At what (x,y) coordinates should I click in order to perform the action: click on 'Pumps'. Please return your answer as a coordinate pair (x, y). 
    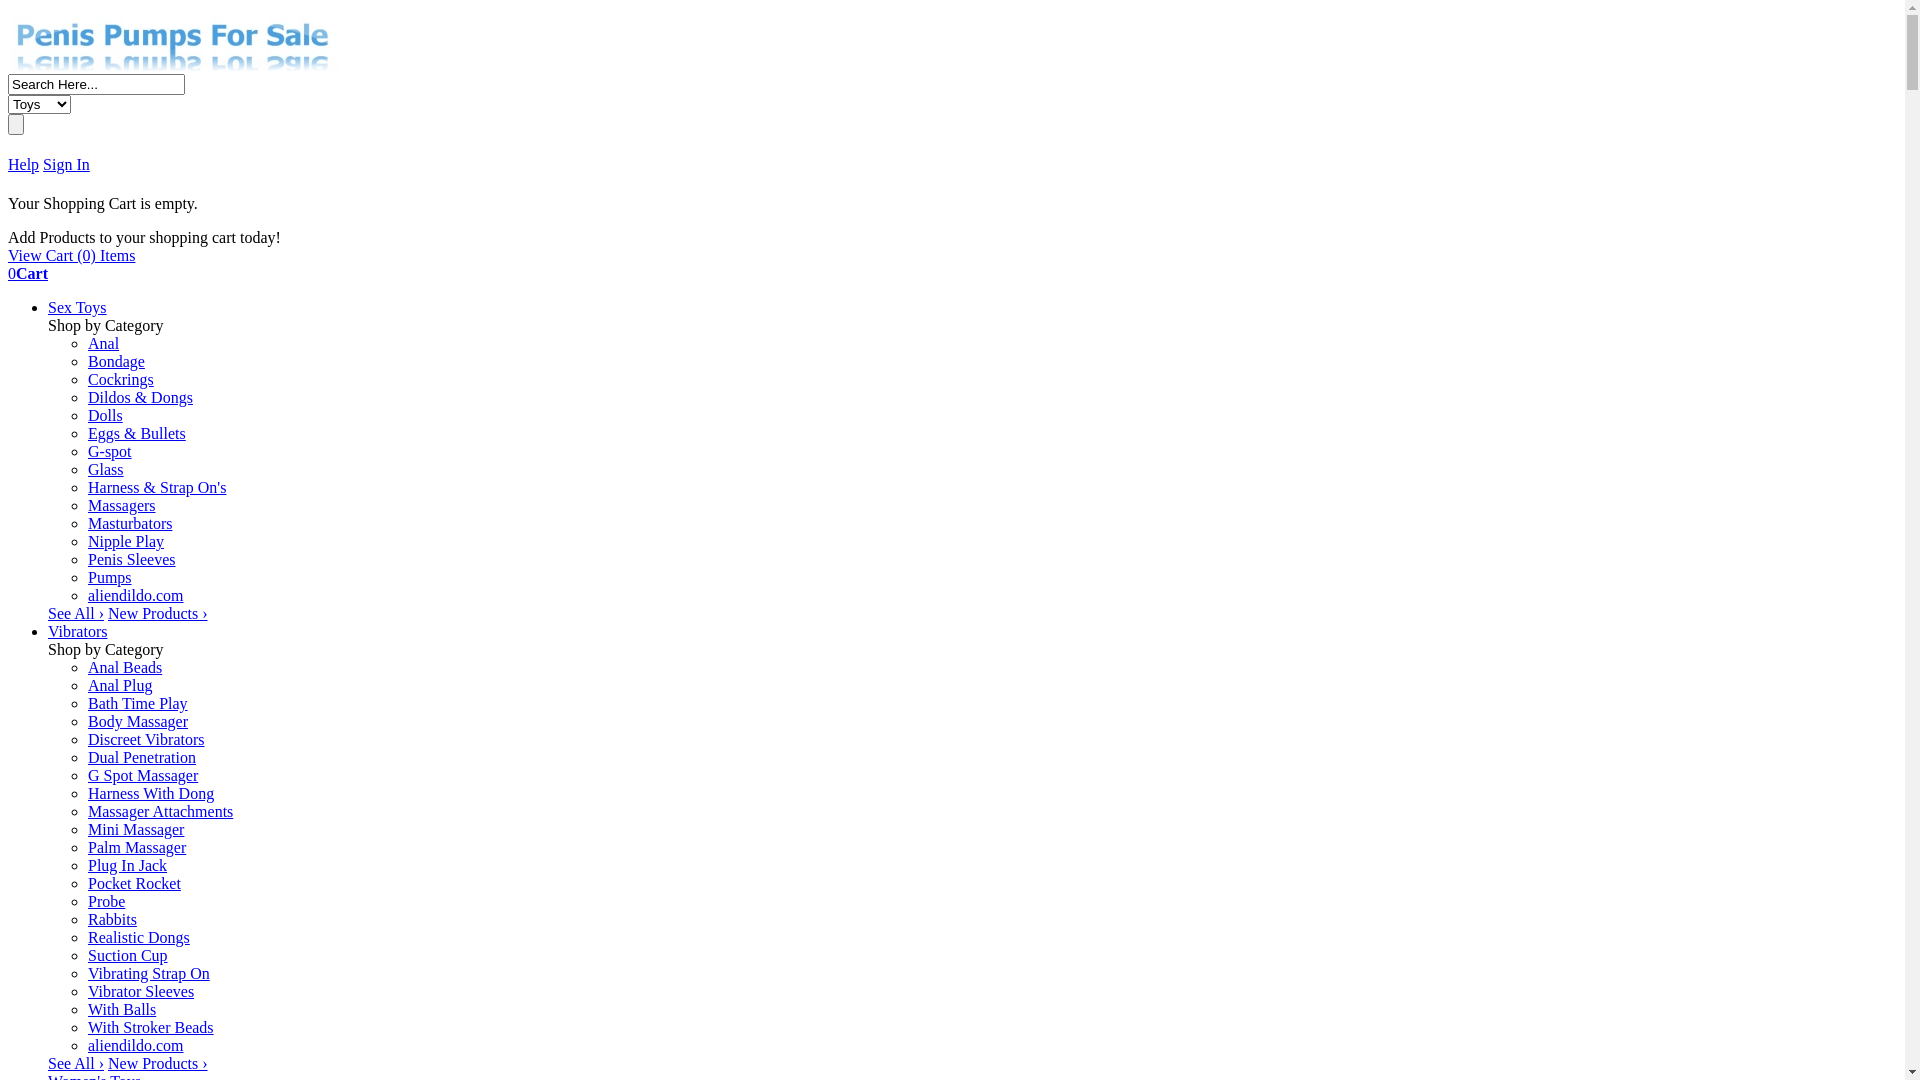
    Looking at the image, I should click on (109, 577).